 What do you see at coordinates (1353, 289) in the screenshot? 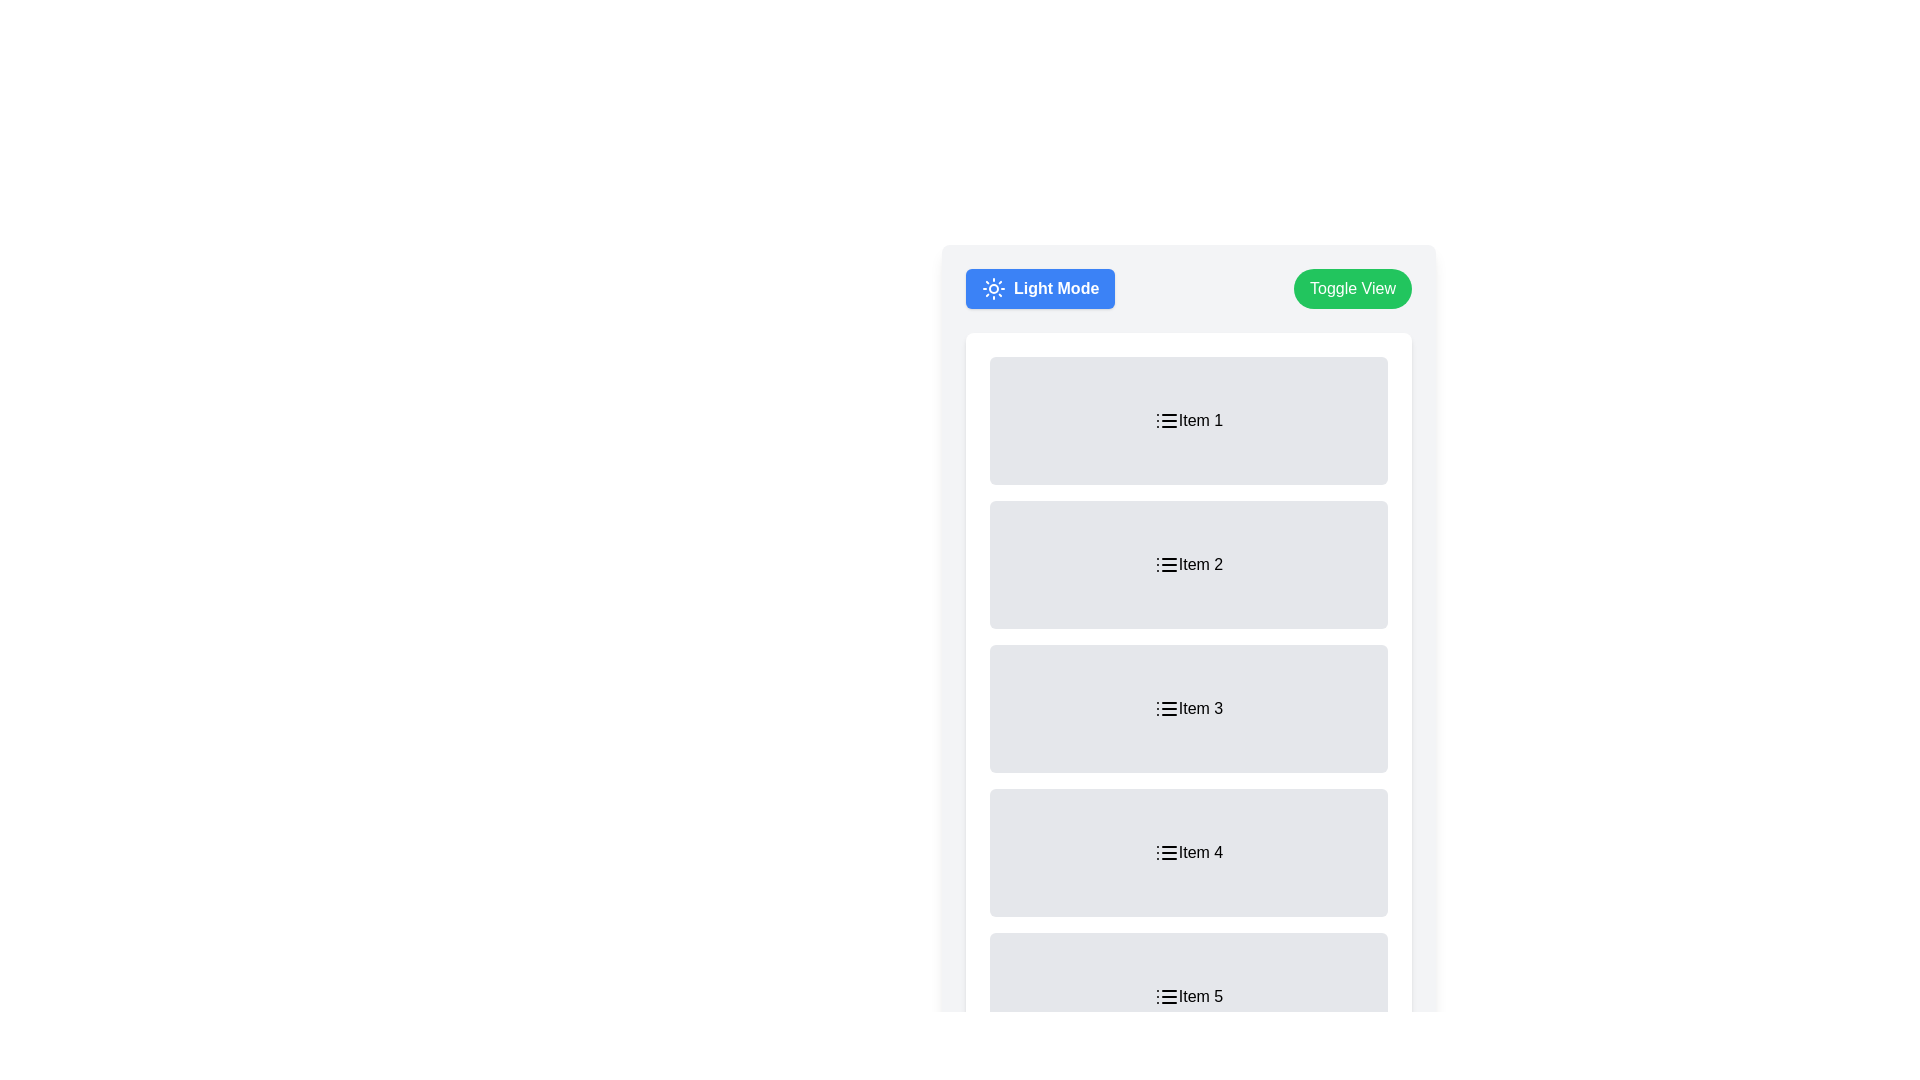
I see `the 'Toggle View' button to observe the hover effects, which allows users to switch display modes` at bounding box center [1353, 289].